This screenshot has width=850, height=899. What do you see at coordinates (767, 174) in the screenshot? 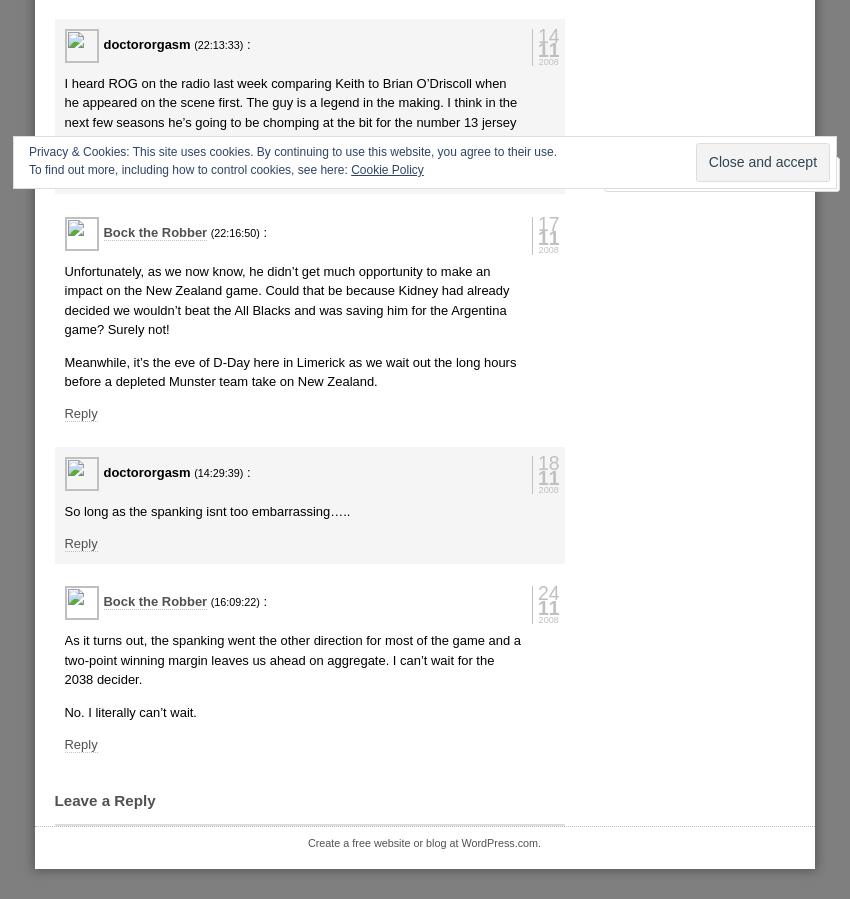
I see `'Follow'` at bounding box center [767, 174].